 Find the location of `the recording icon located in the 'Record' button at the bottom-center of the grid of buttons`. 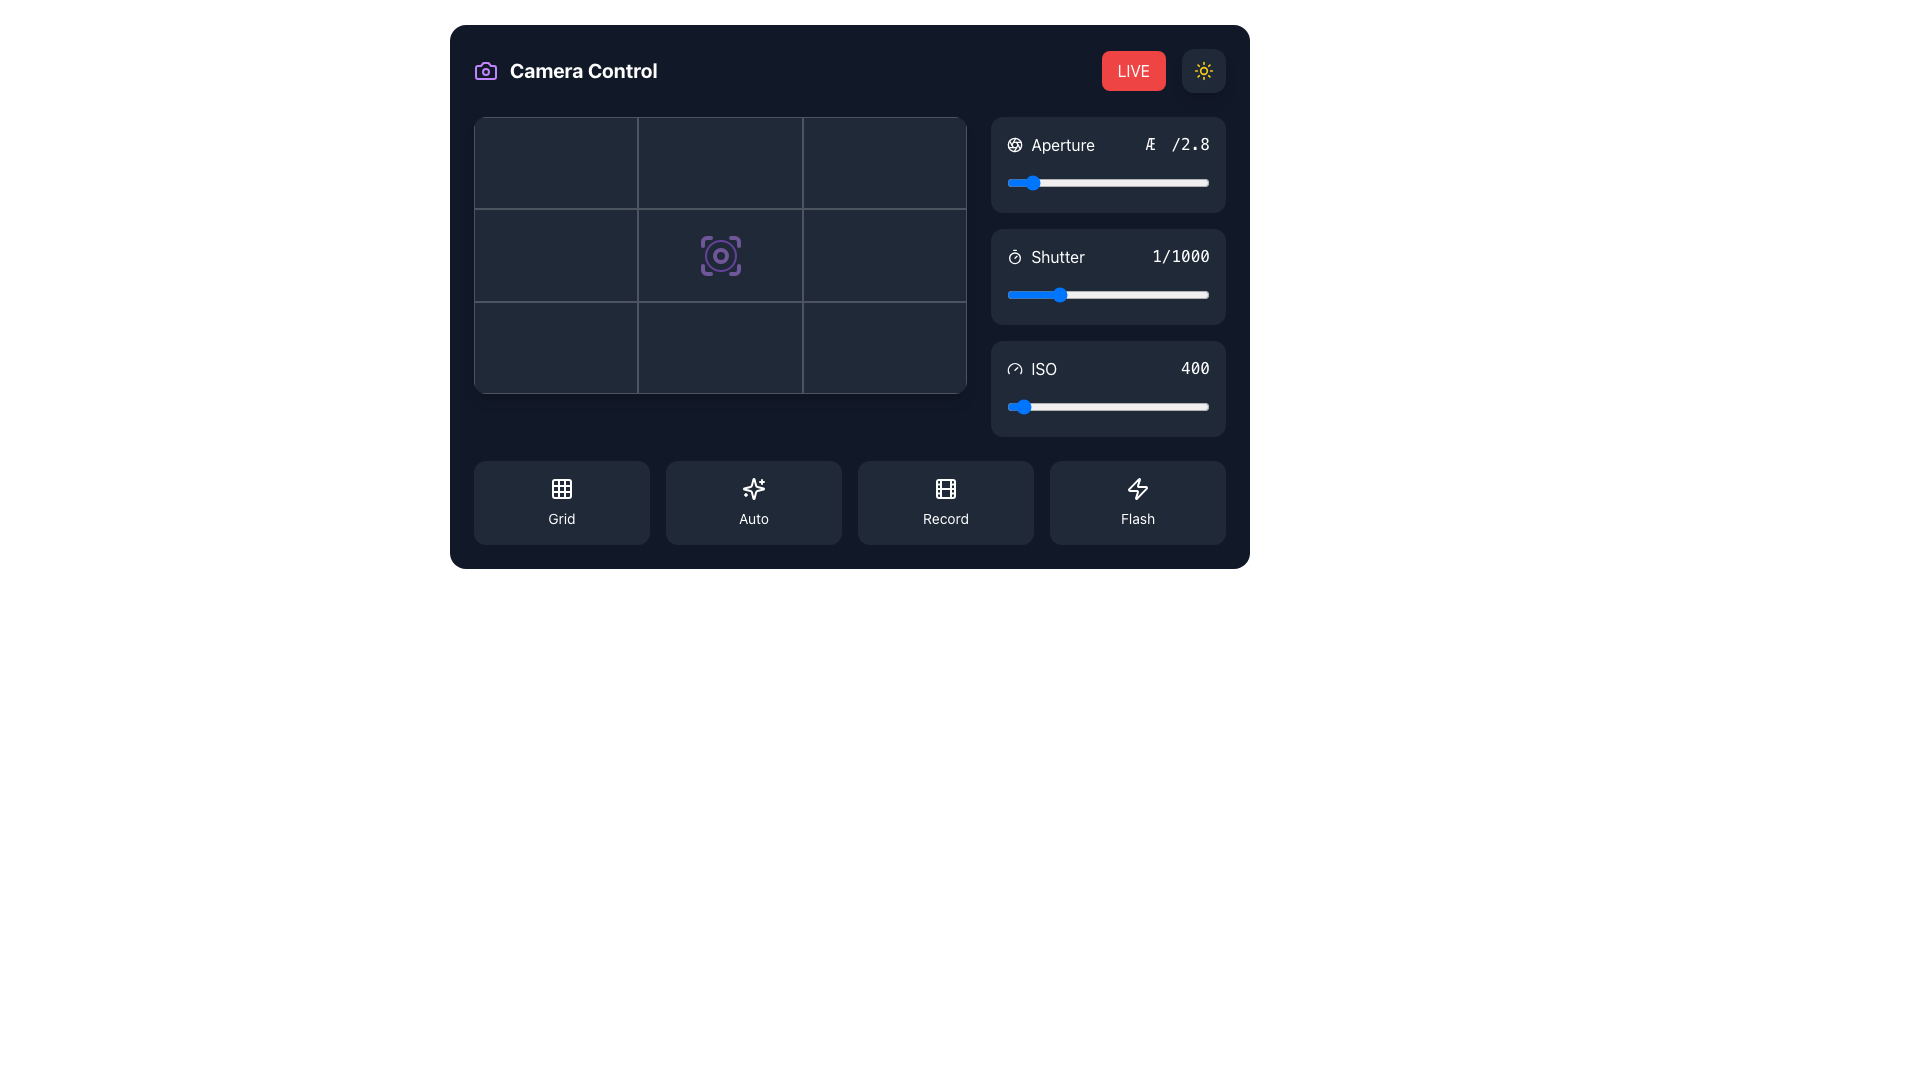

the recording icon located in the 'Record' button at the bottom-center of the grid of buttons is located at coordinates (944, 489).